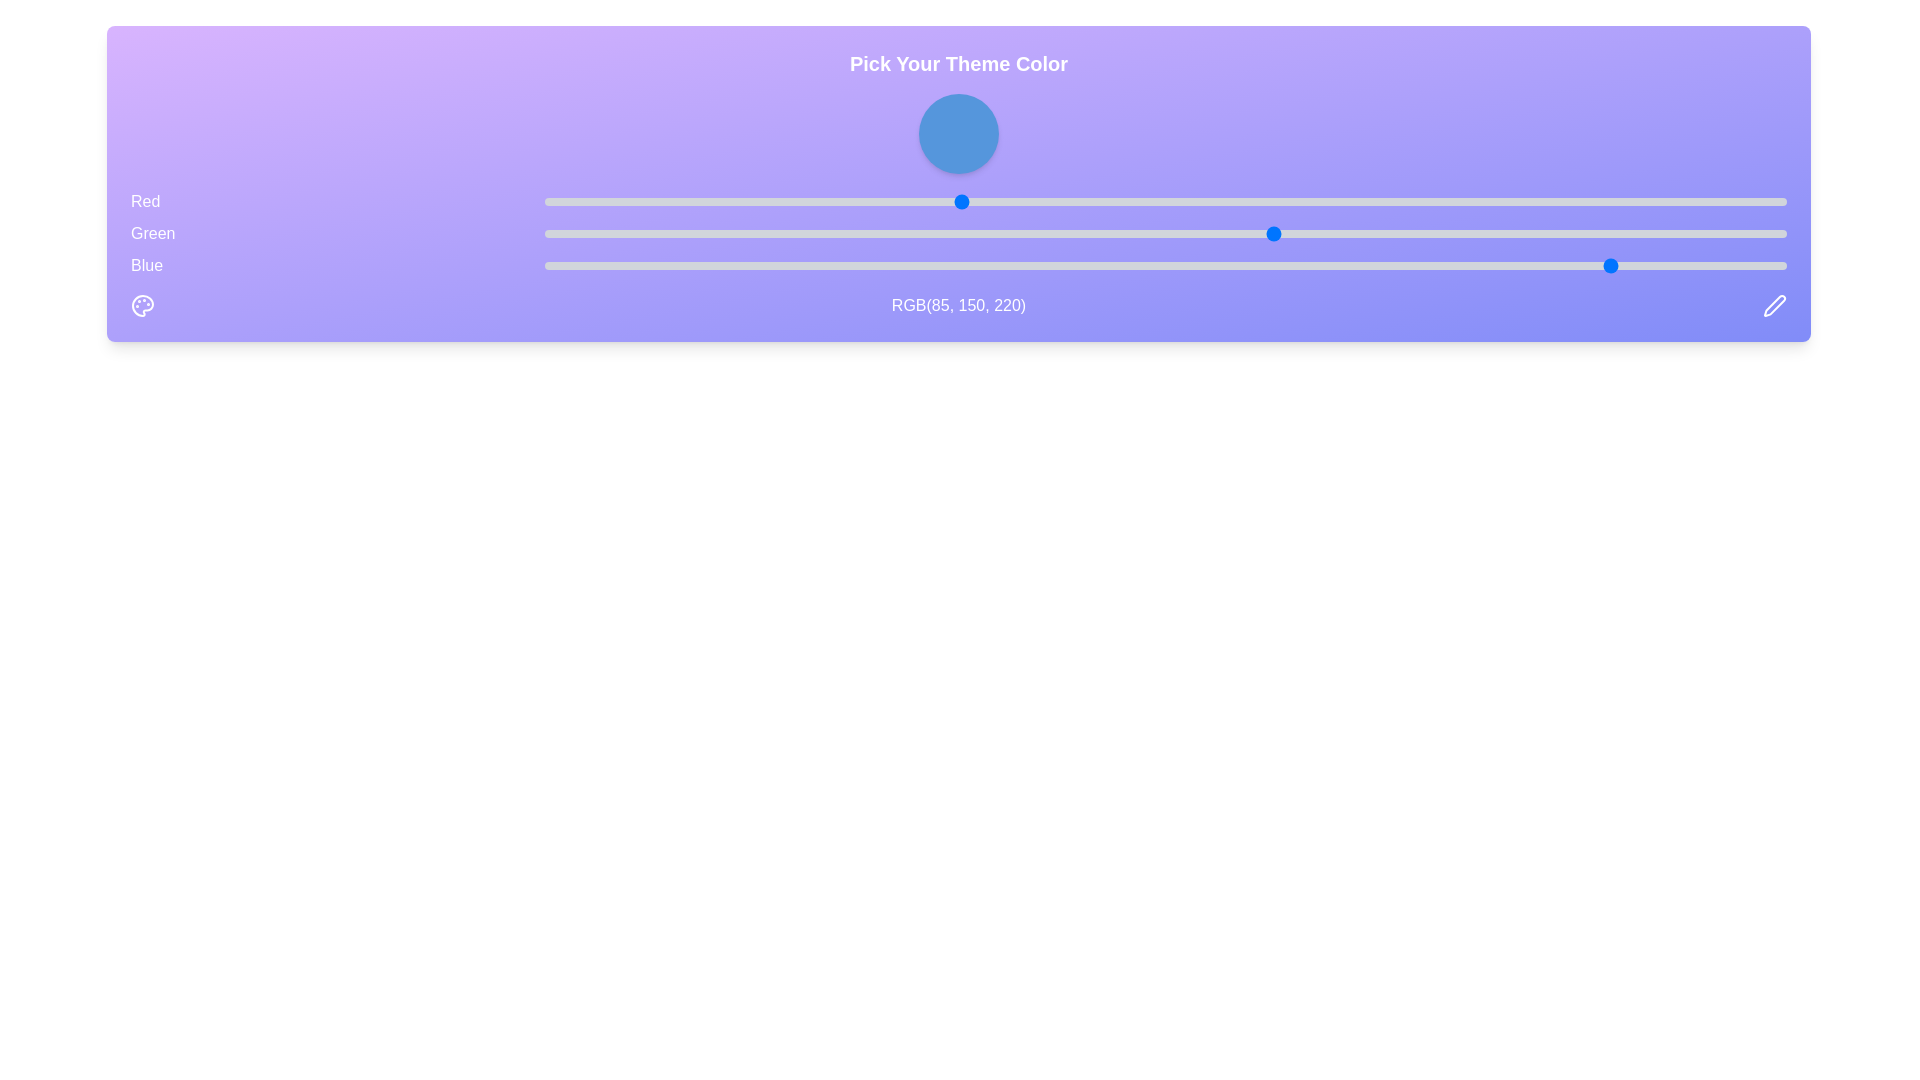 This screenshot has height=1080, width=1920. What do you see at coordinates (152, 233) in the screenshot?
I see `the text label displaying 'Green', which is the second item in a vertical alignment with similar labels 'Red' and 'Blue'` at bounding box center [152, 233].